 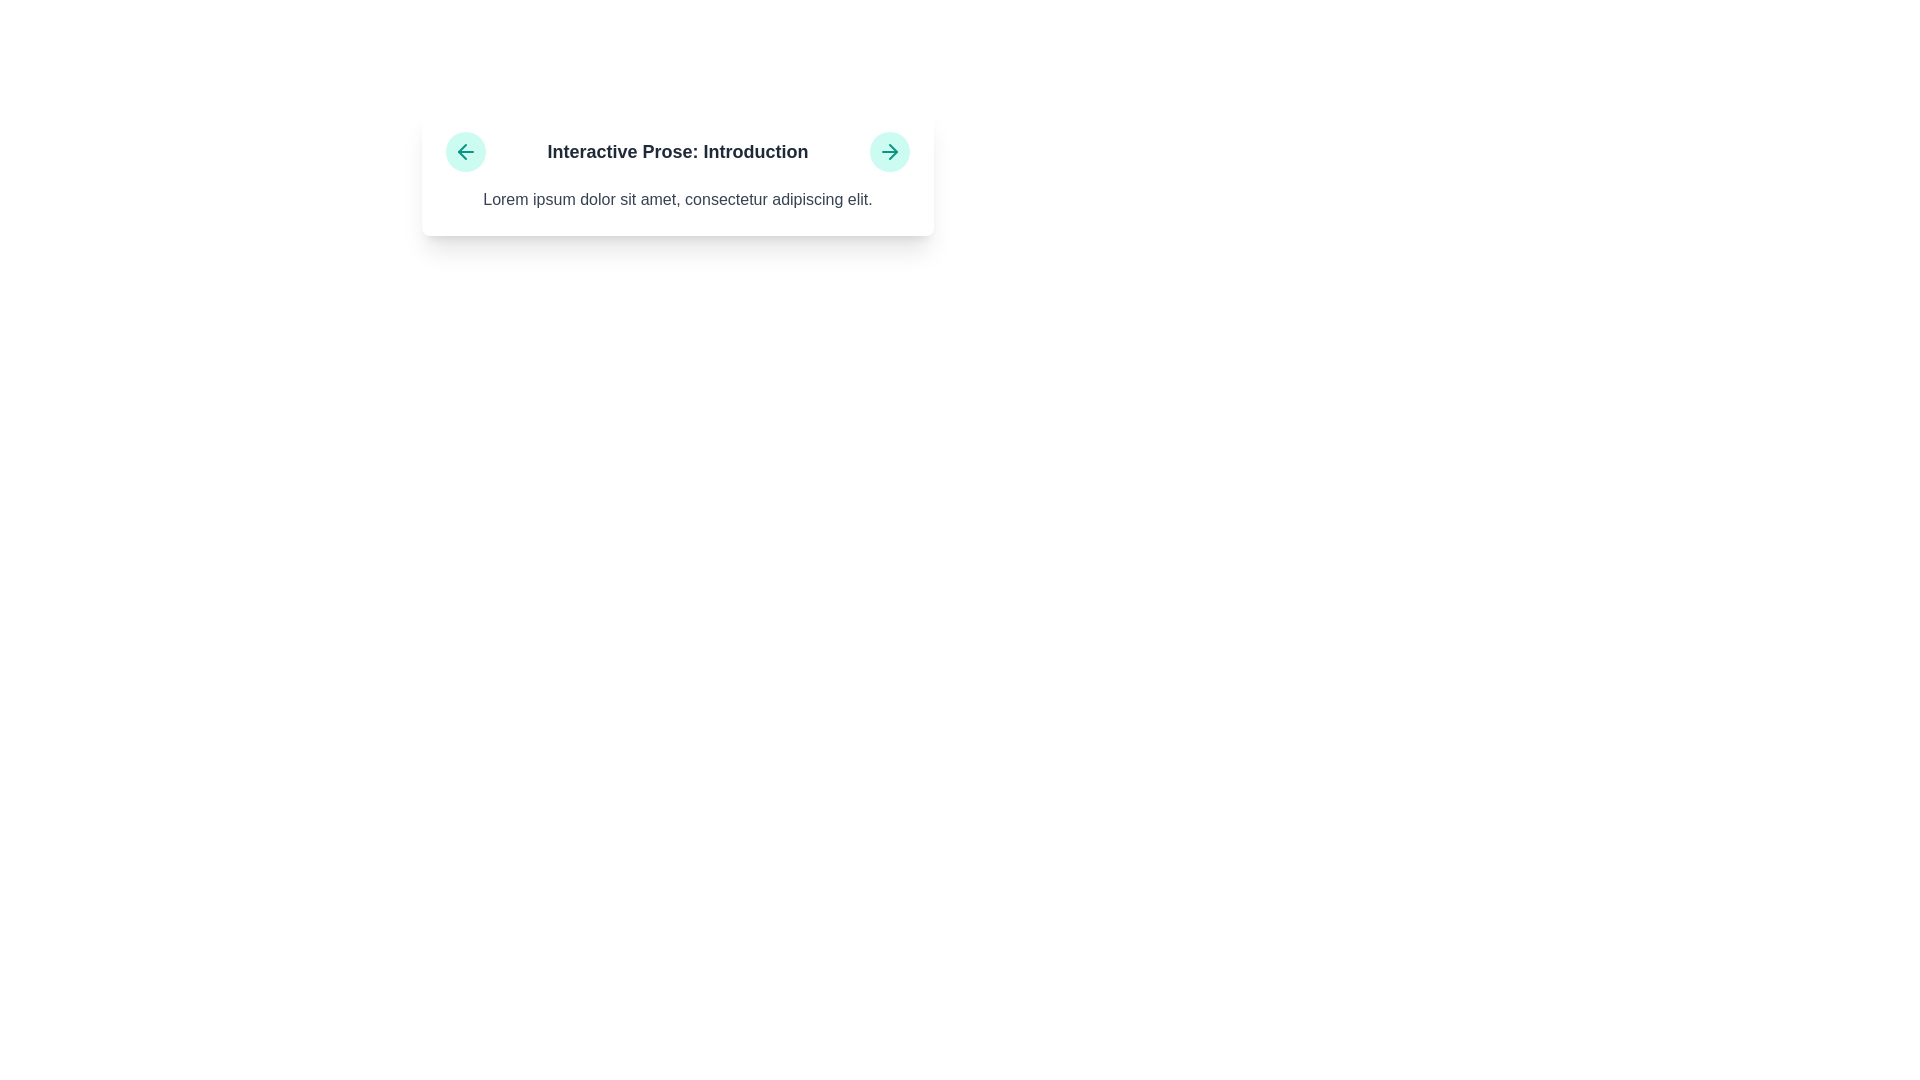 I want to click on the circular button with a teal arrow icon pointing to the right, so click(x=888, y=150).